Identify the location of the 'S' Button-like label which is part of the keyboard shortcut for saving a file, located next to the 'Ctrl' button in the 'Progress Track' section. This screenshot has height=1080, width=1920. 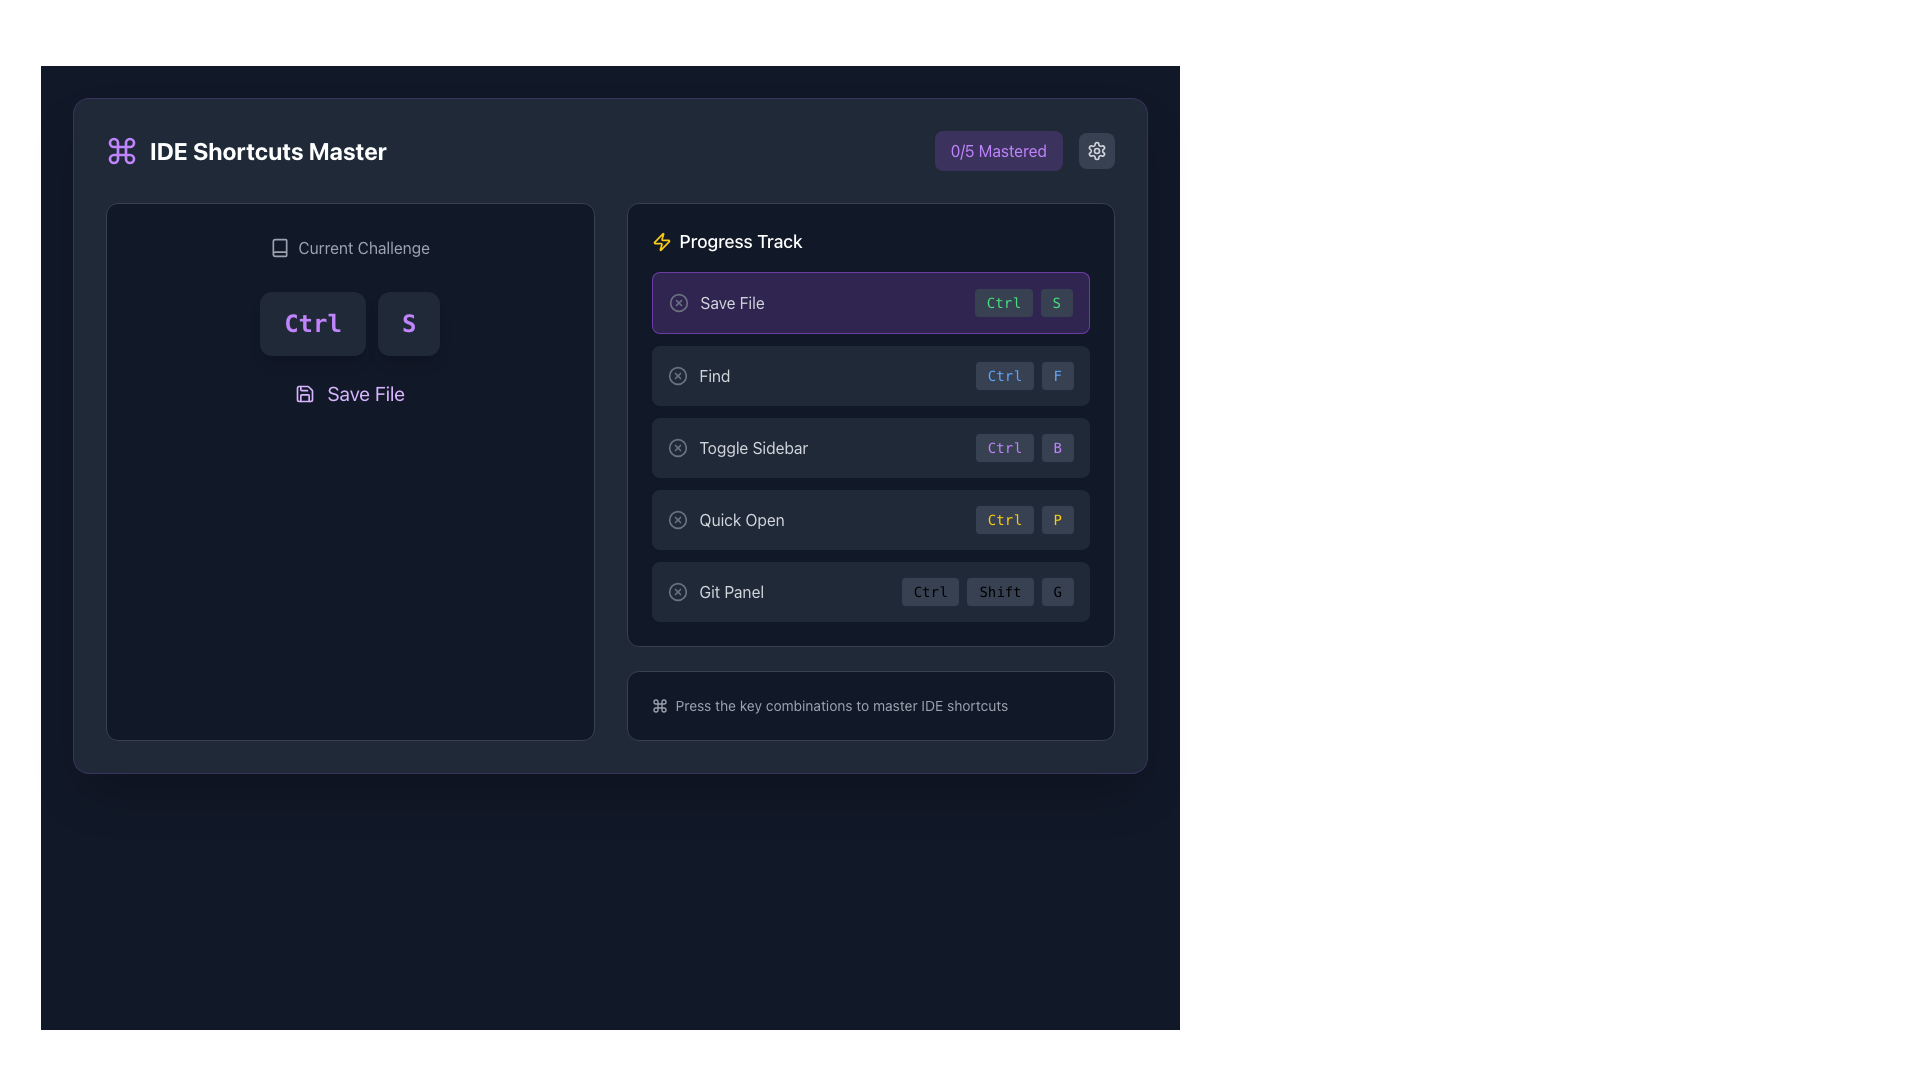
(1055, 303).